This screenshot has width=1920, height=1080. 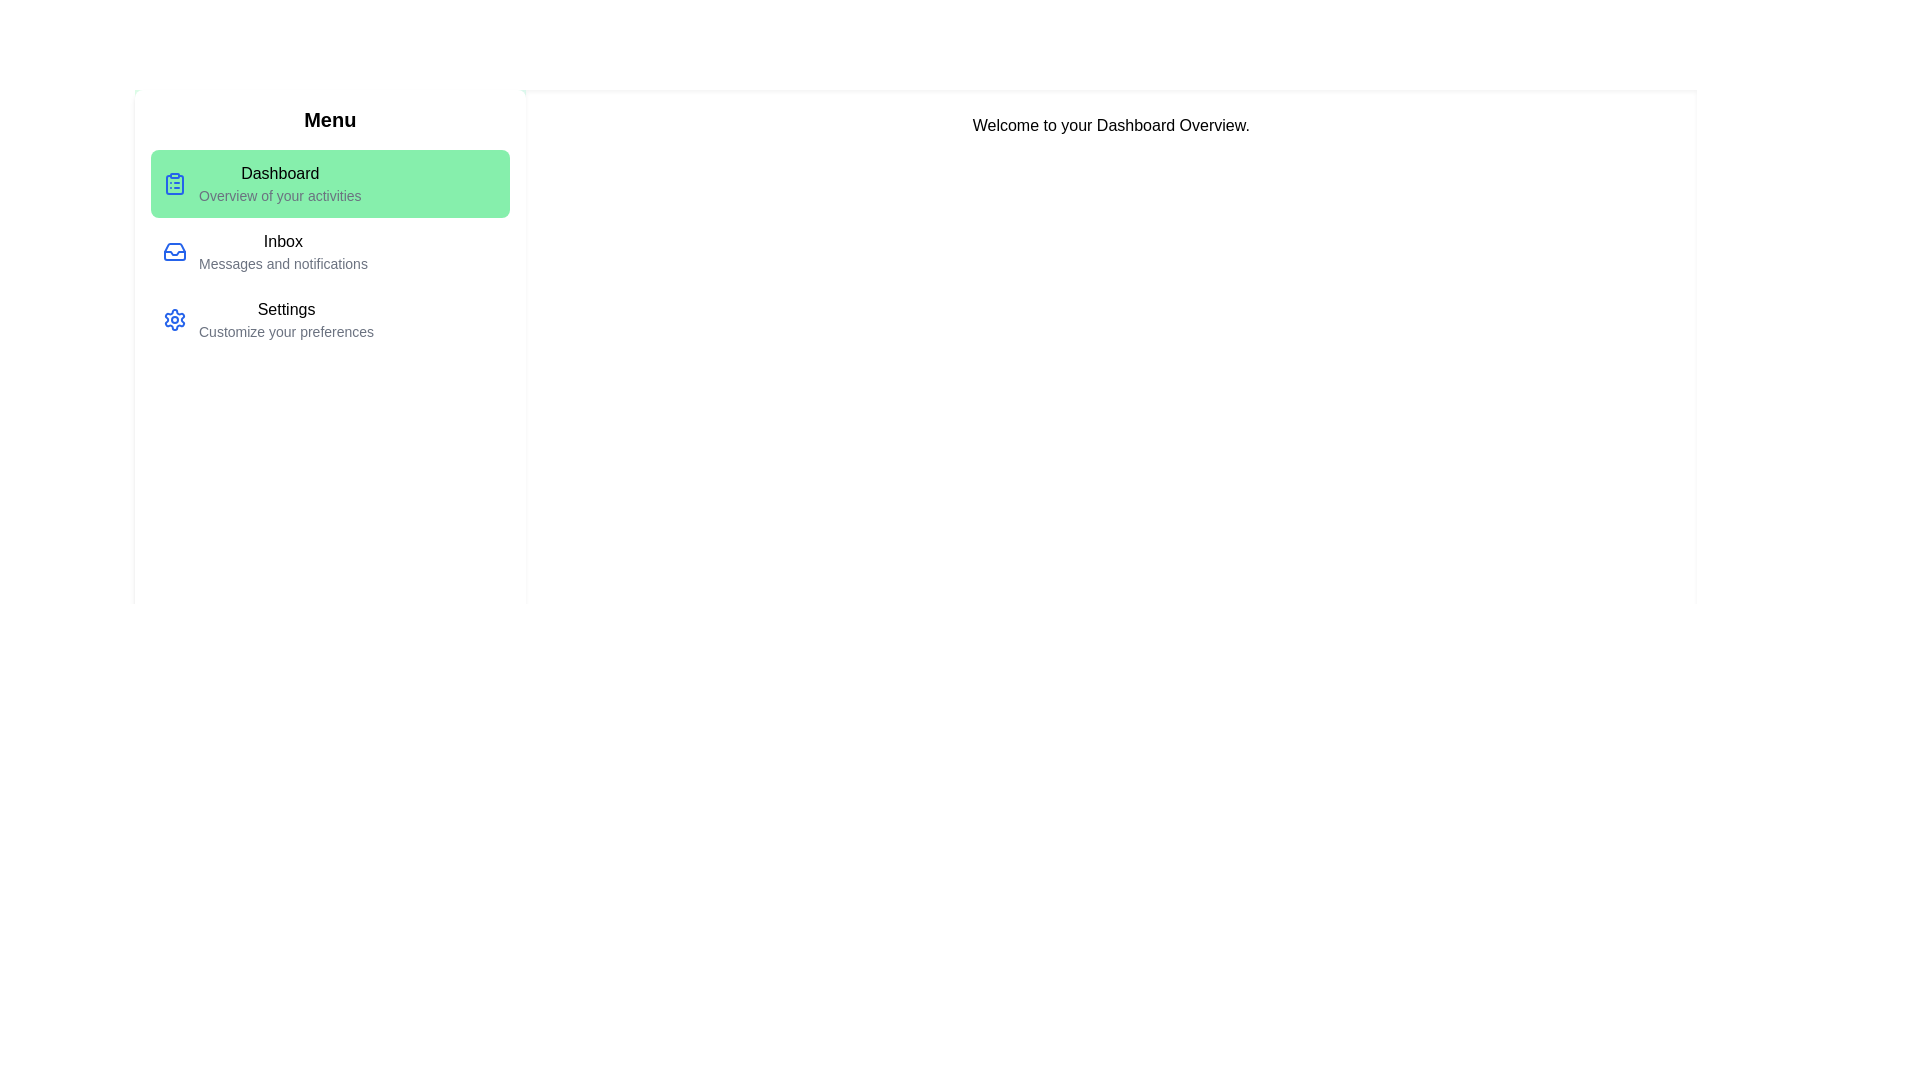 I want to click on the menu item corresponding to Dashboard, so click(x=330, y=184).